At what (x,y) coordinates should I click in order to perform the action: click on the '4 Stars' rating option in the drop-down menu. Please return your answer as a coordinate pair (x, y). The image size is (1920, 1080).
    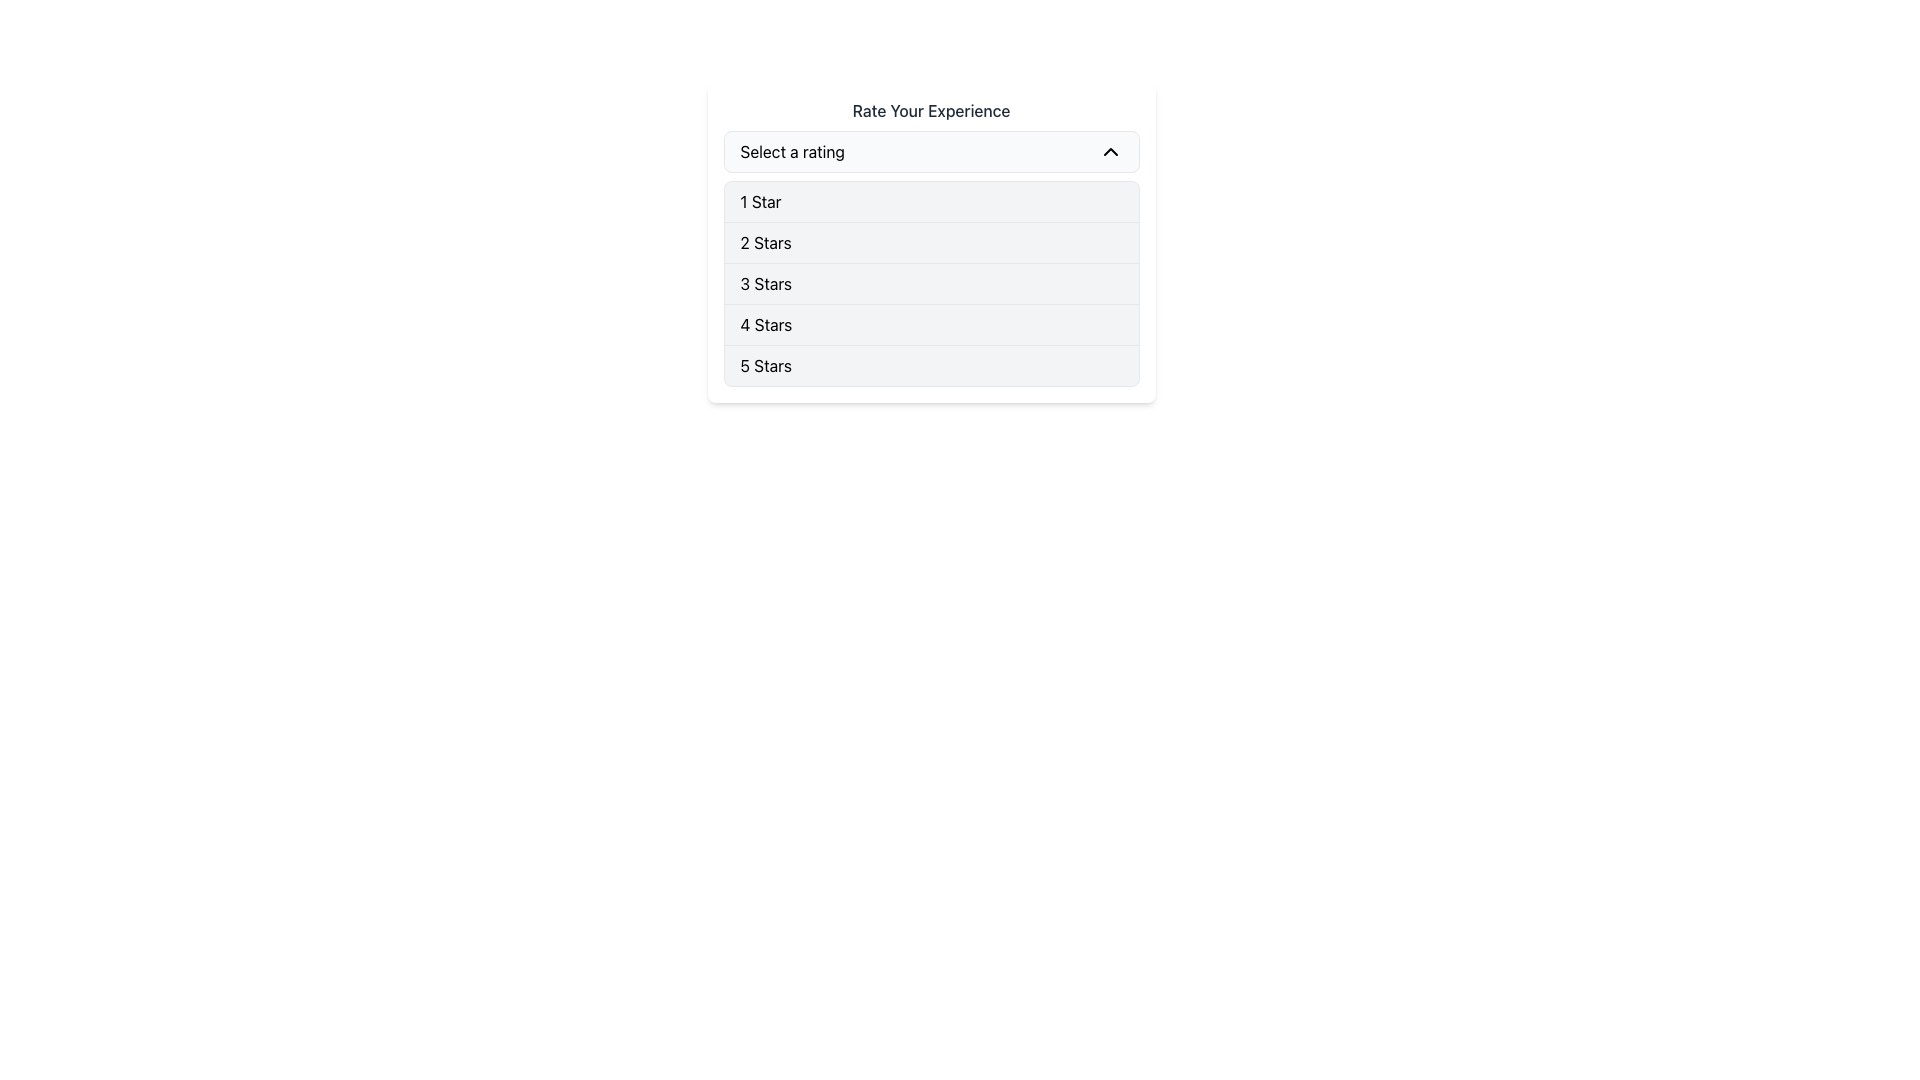
    Looking at the image, I should click on (765, 323).